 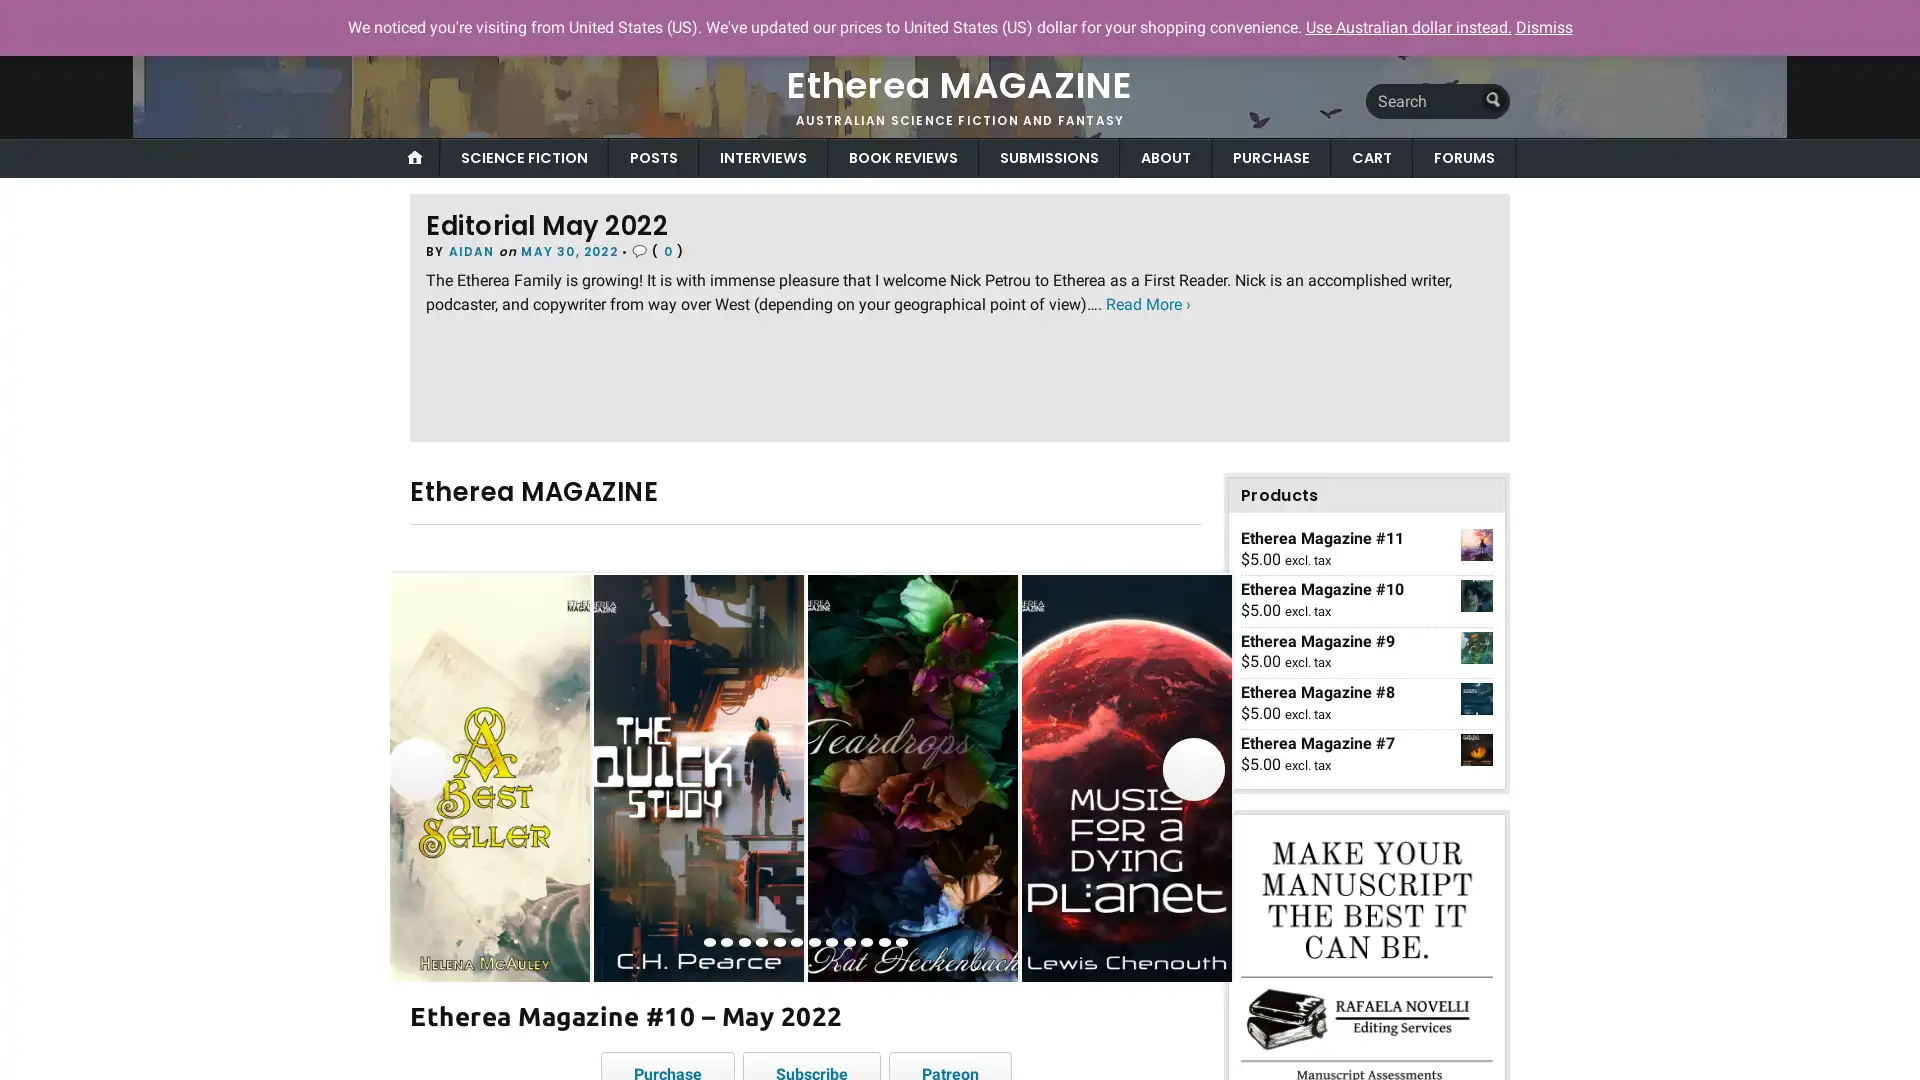 I want to click on view image 9 of 12 in carousel, so click(x=849, y=941).